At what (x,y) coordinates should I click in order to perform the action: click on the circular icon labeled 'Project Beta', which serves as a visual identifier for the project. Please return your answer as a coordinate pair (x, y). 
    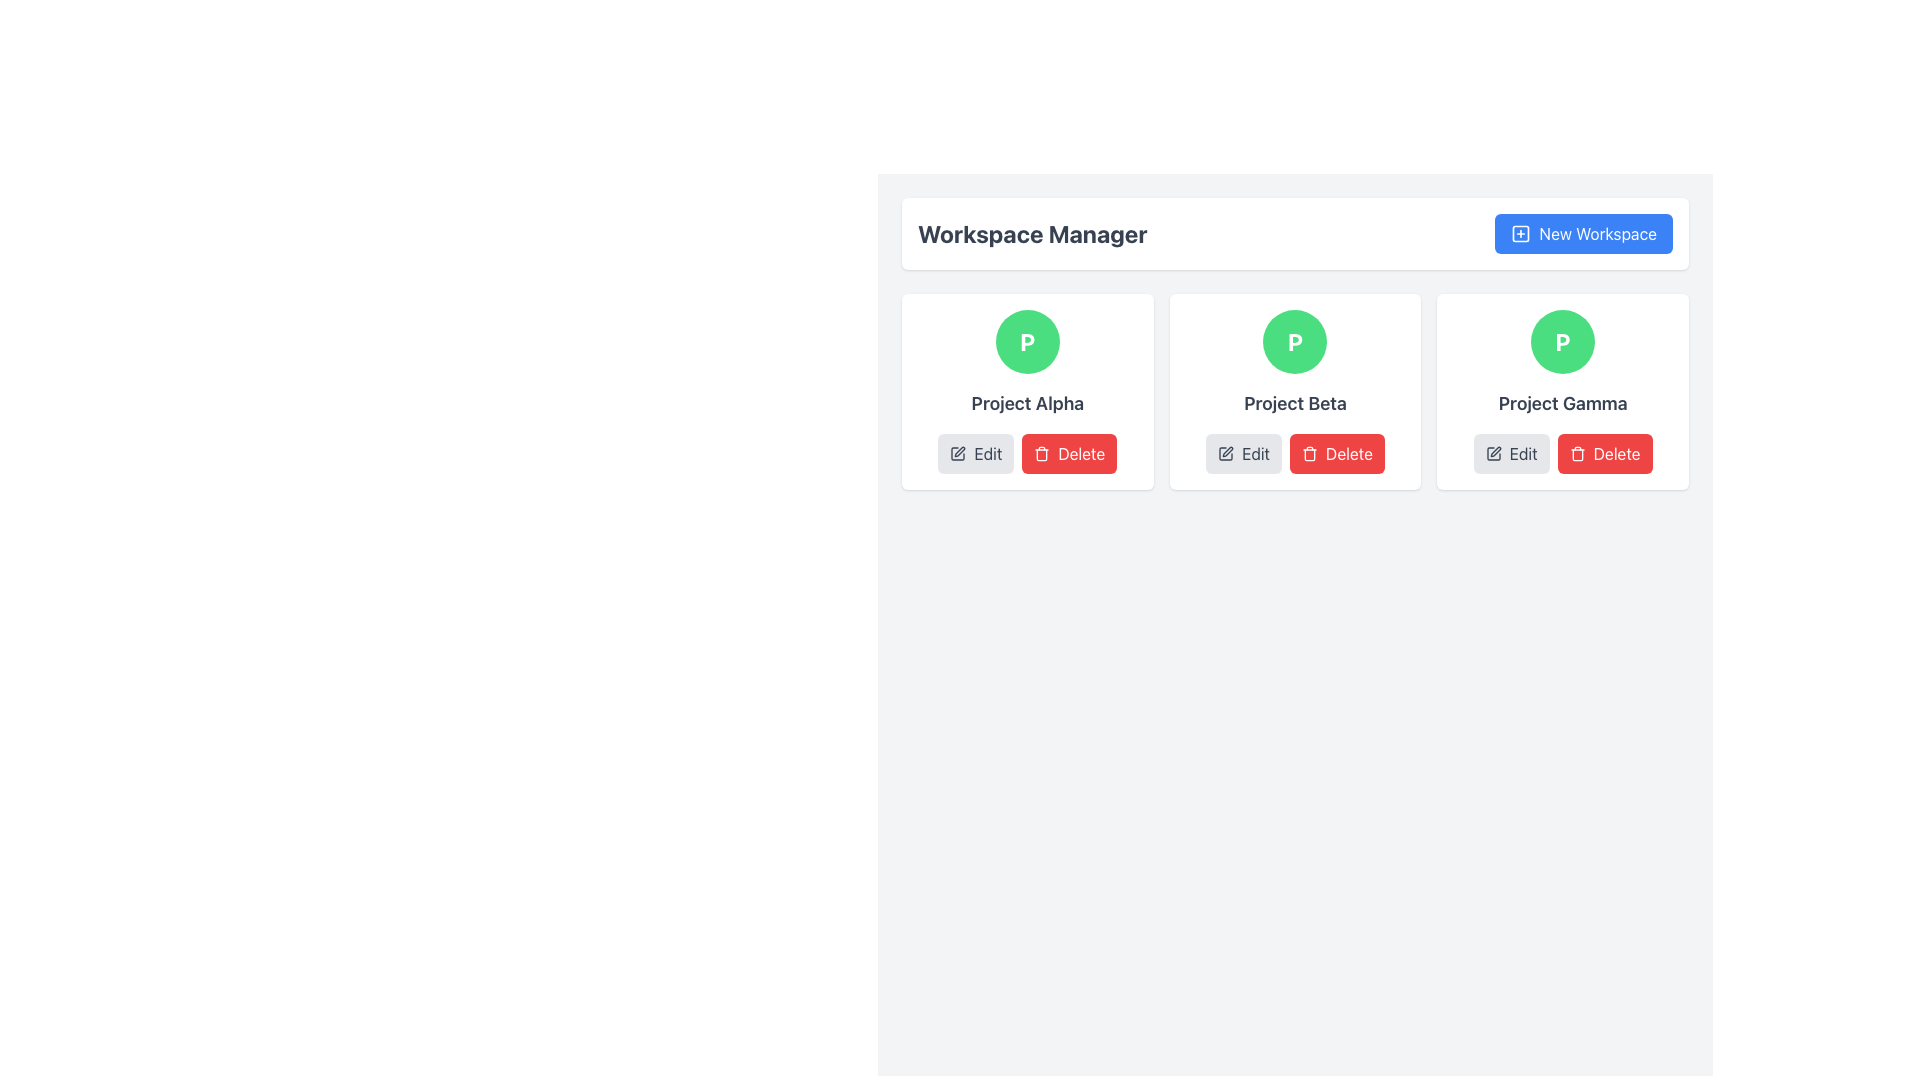
    Looking at the image, I should click on (1295, 341).